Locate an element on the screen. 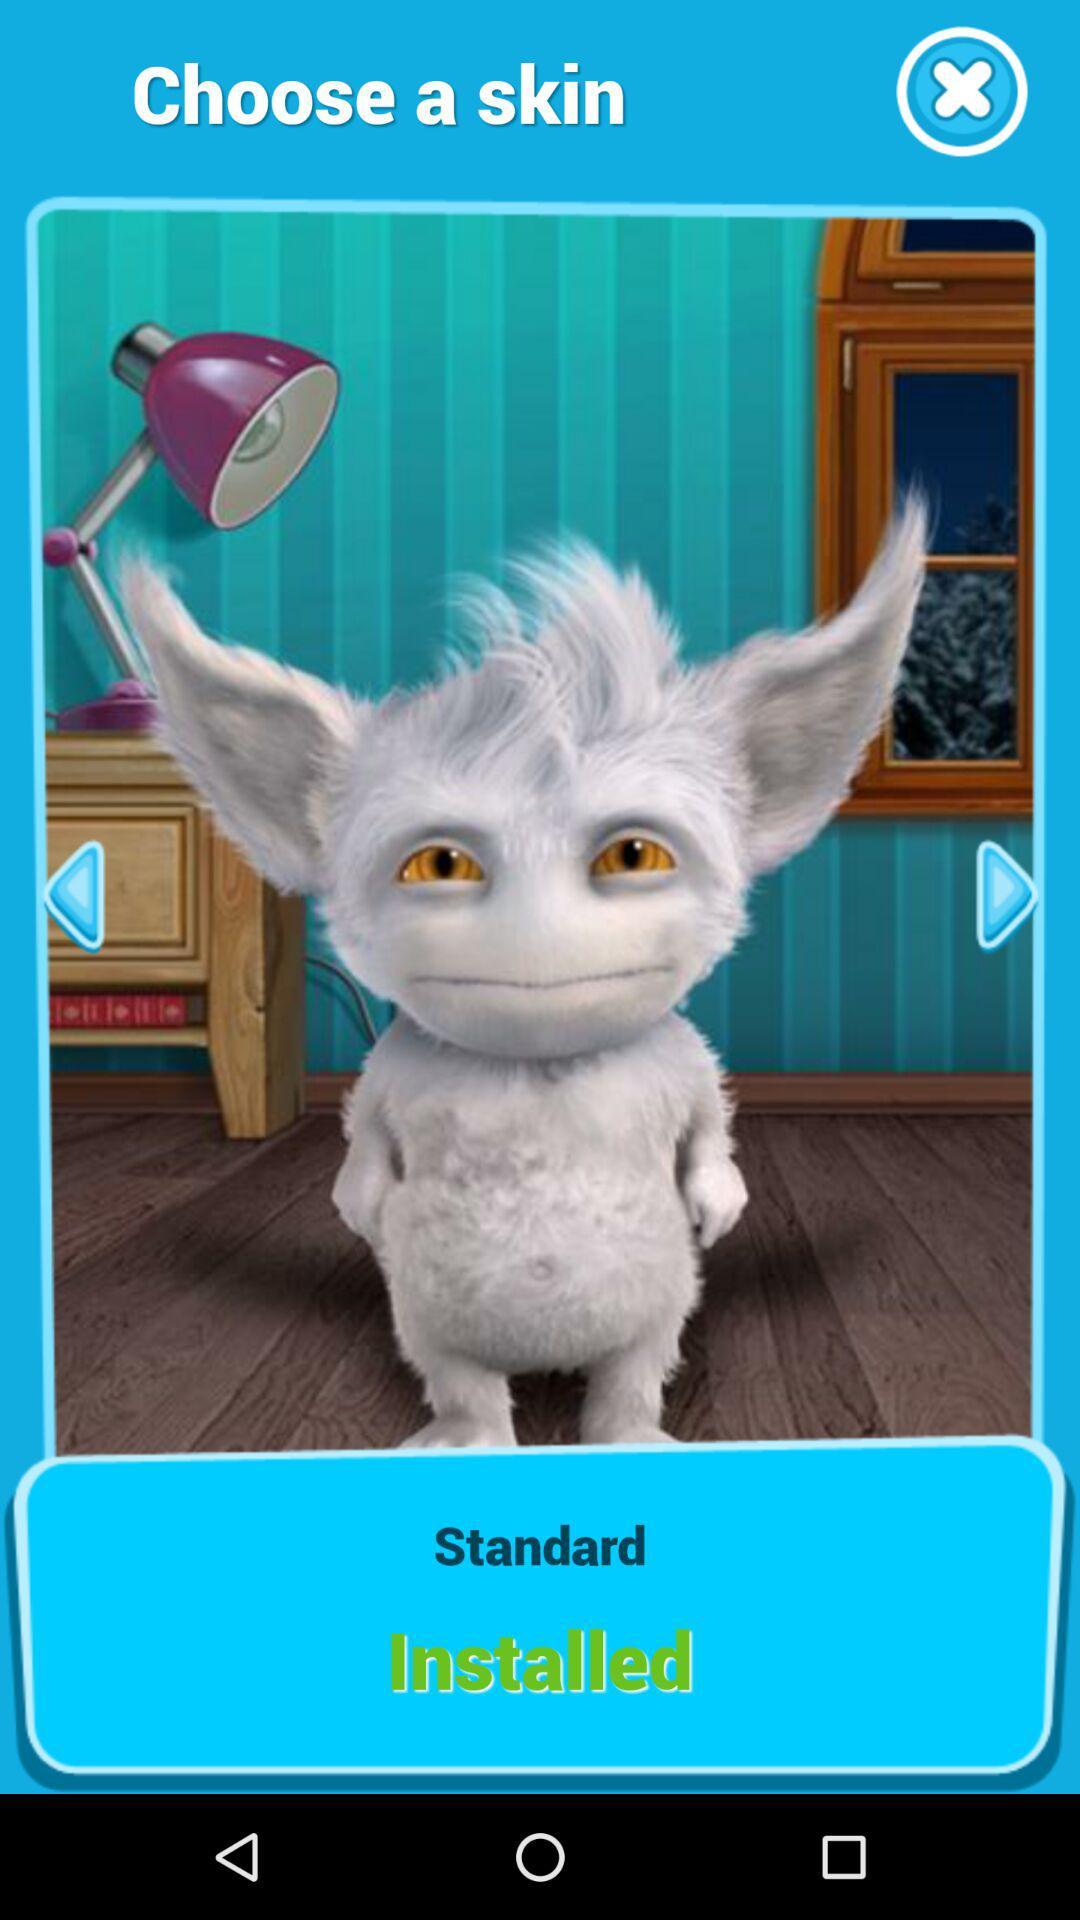  the arrow_backward icon is located at coordinates (71, 958).